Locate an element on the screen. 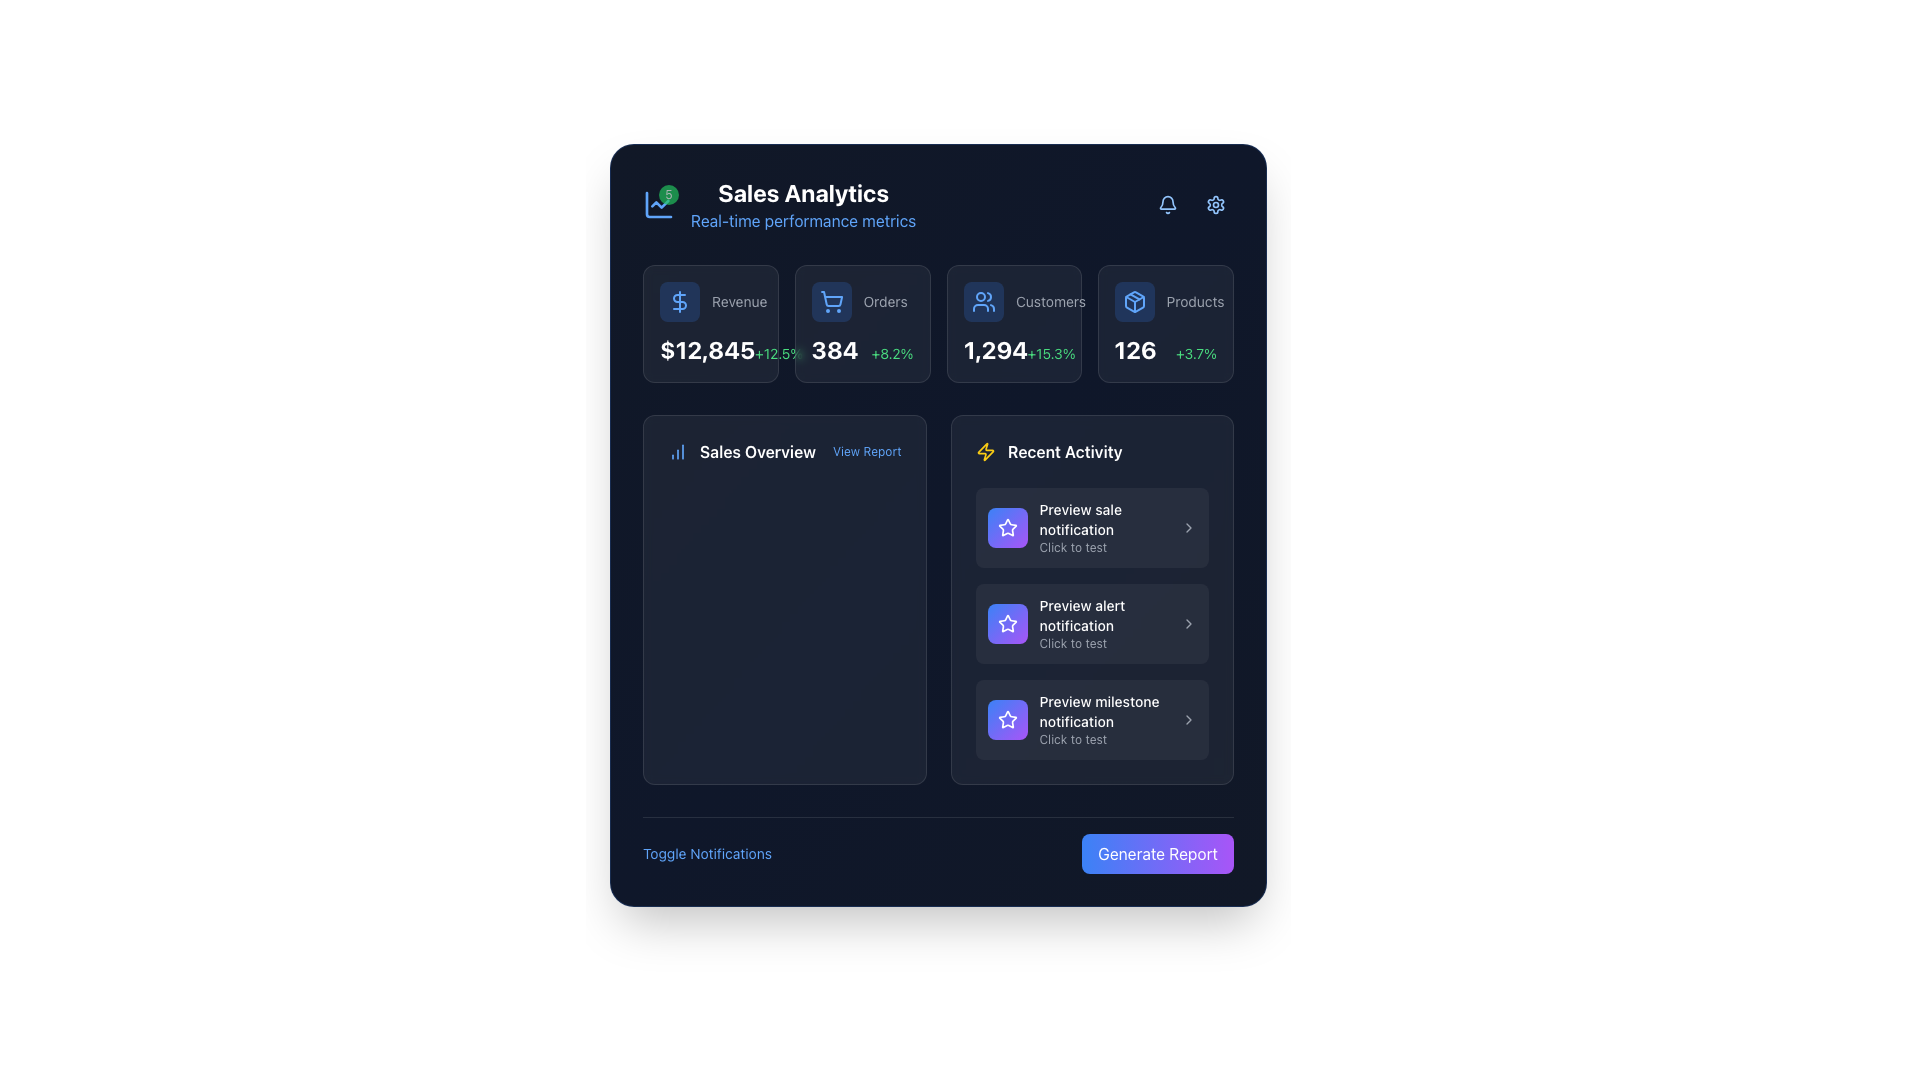 Image resolution: width=1920 pixels, height=1080 pixels. the text label 'Customers' which is styled in a small muted gray font and located within the dark-themed interface, positioned to the right of the user icon in the overview area is located at coordinates (1049, 301).